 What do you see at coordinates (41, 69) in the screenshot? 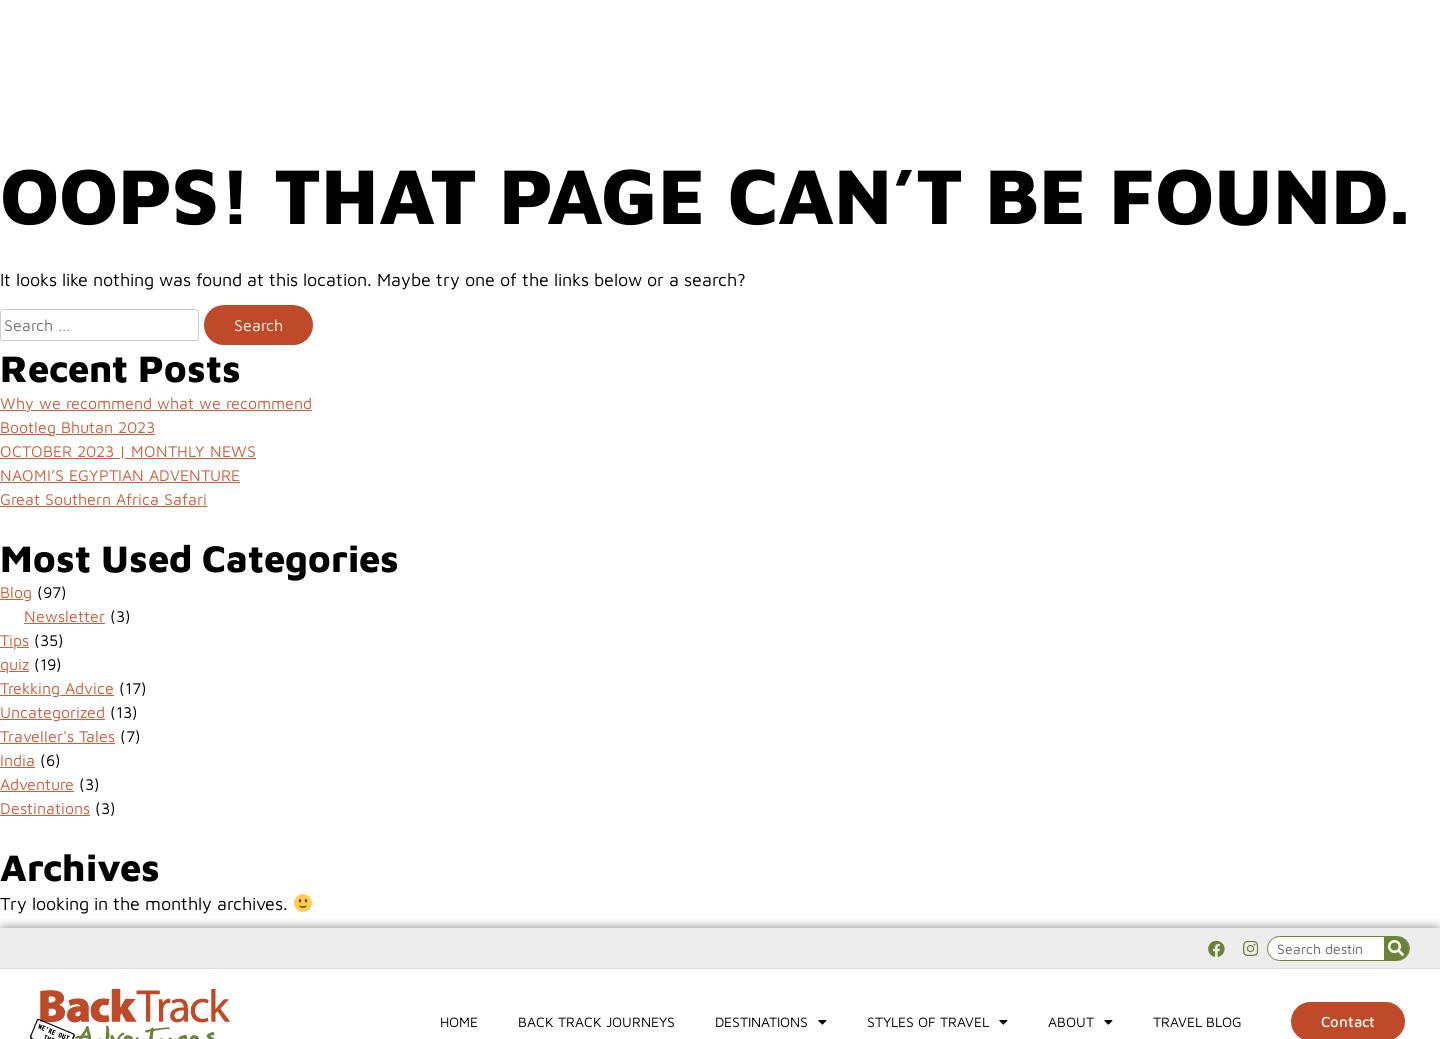
I see `'Tags'` at bounding box center [41, 69].